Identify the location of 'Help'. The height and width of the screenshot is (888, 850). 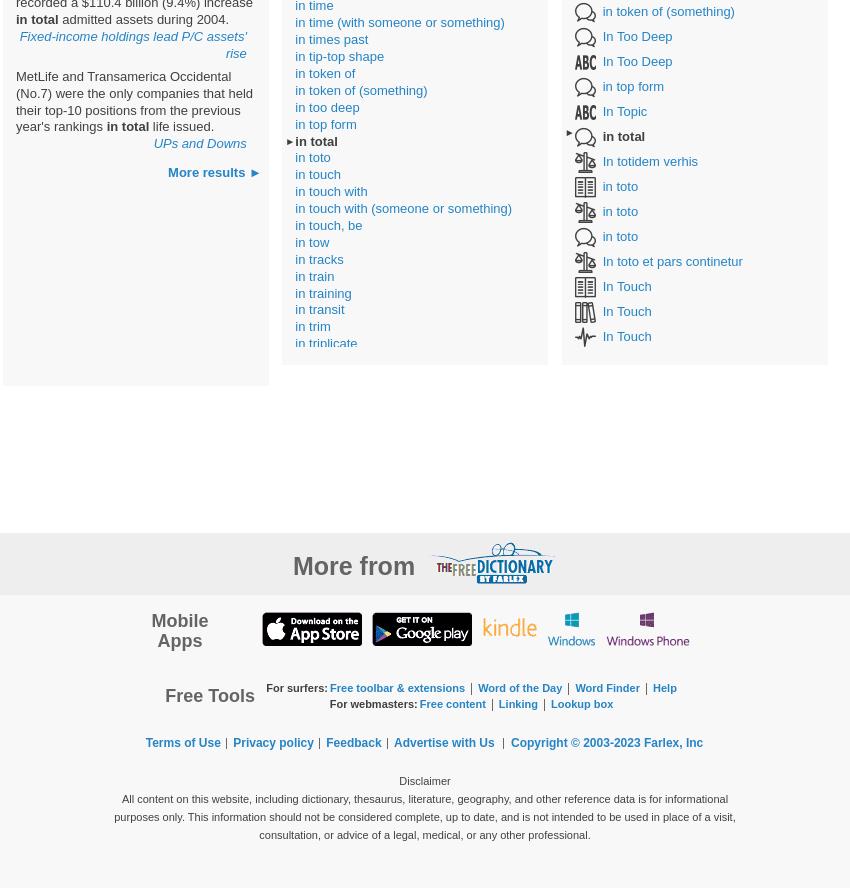
(664, 688).